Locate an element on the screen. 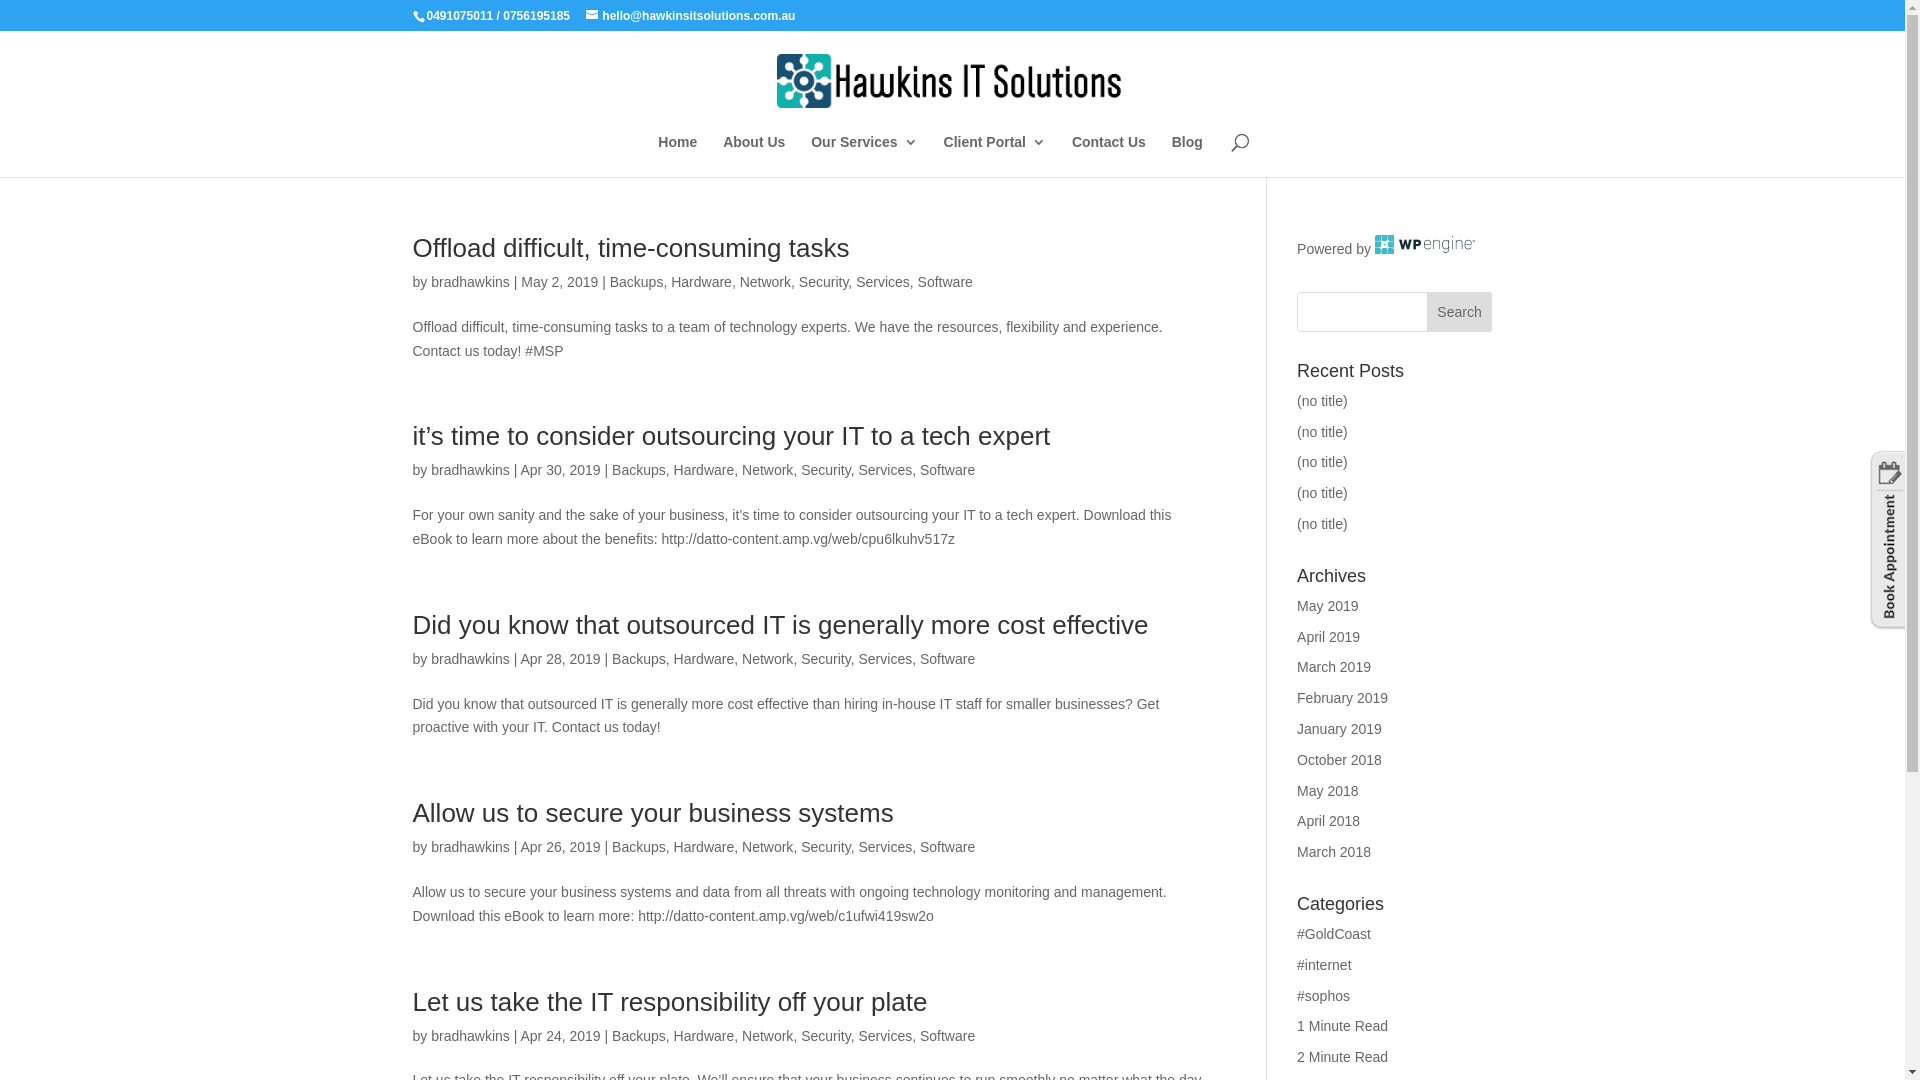 Image resolution: width=1920 pixels, height=1080 pixels. 'March 2019' is located at coordinates (1334, 667).